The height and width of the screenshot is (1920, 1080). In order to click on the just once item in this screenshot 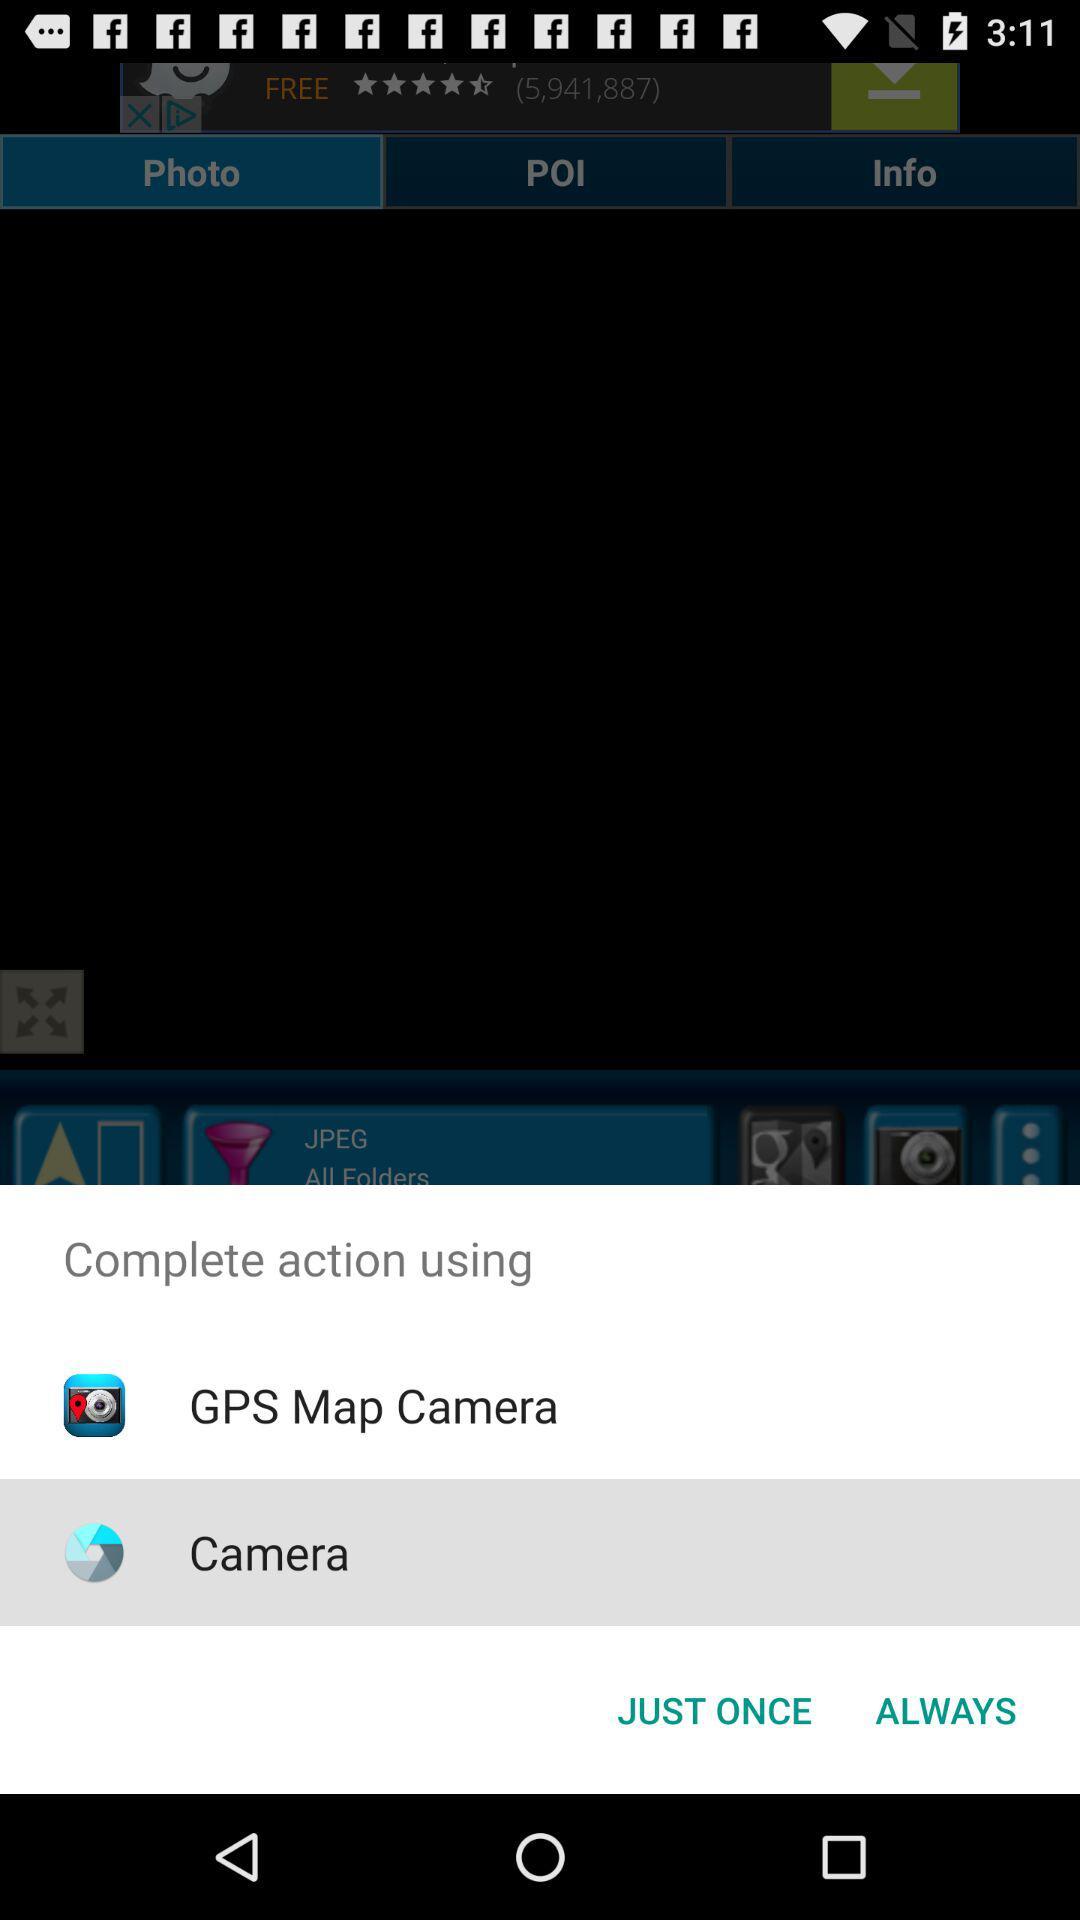, I will do `click(713, 1708)`.